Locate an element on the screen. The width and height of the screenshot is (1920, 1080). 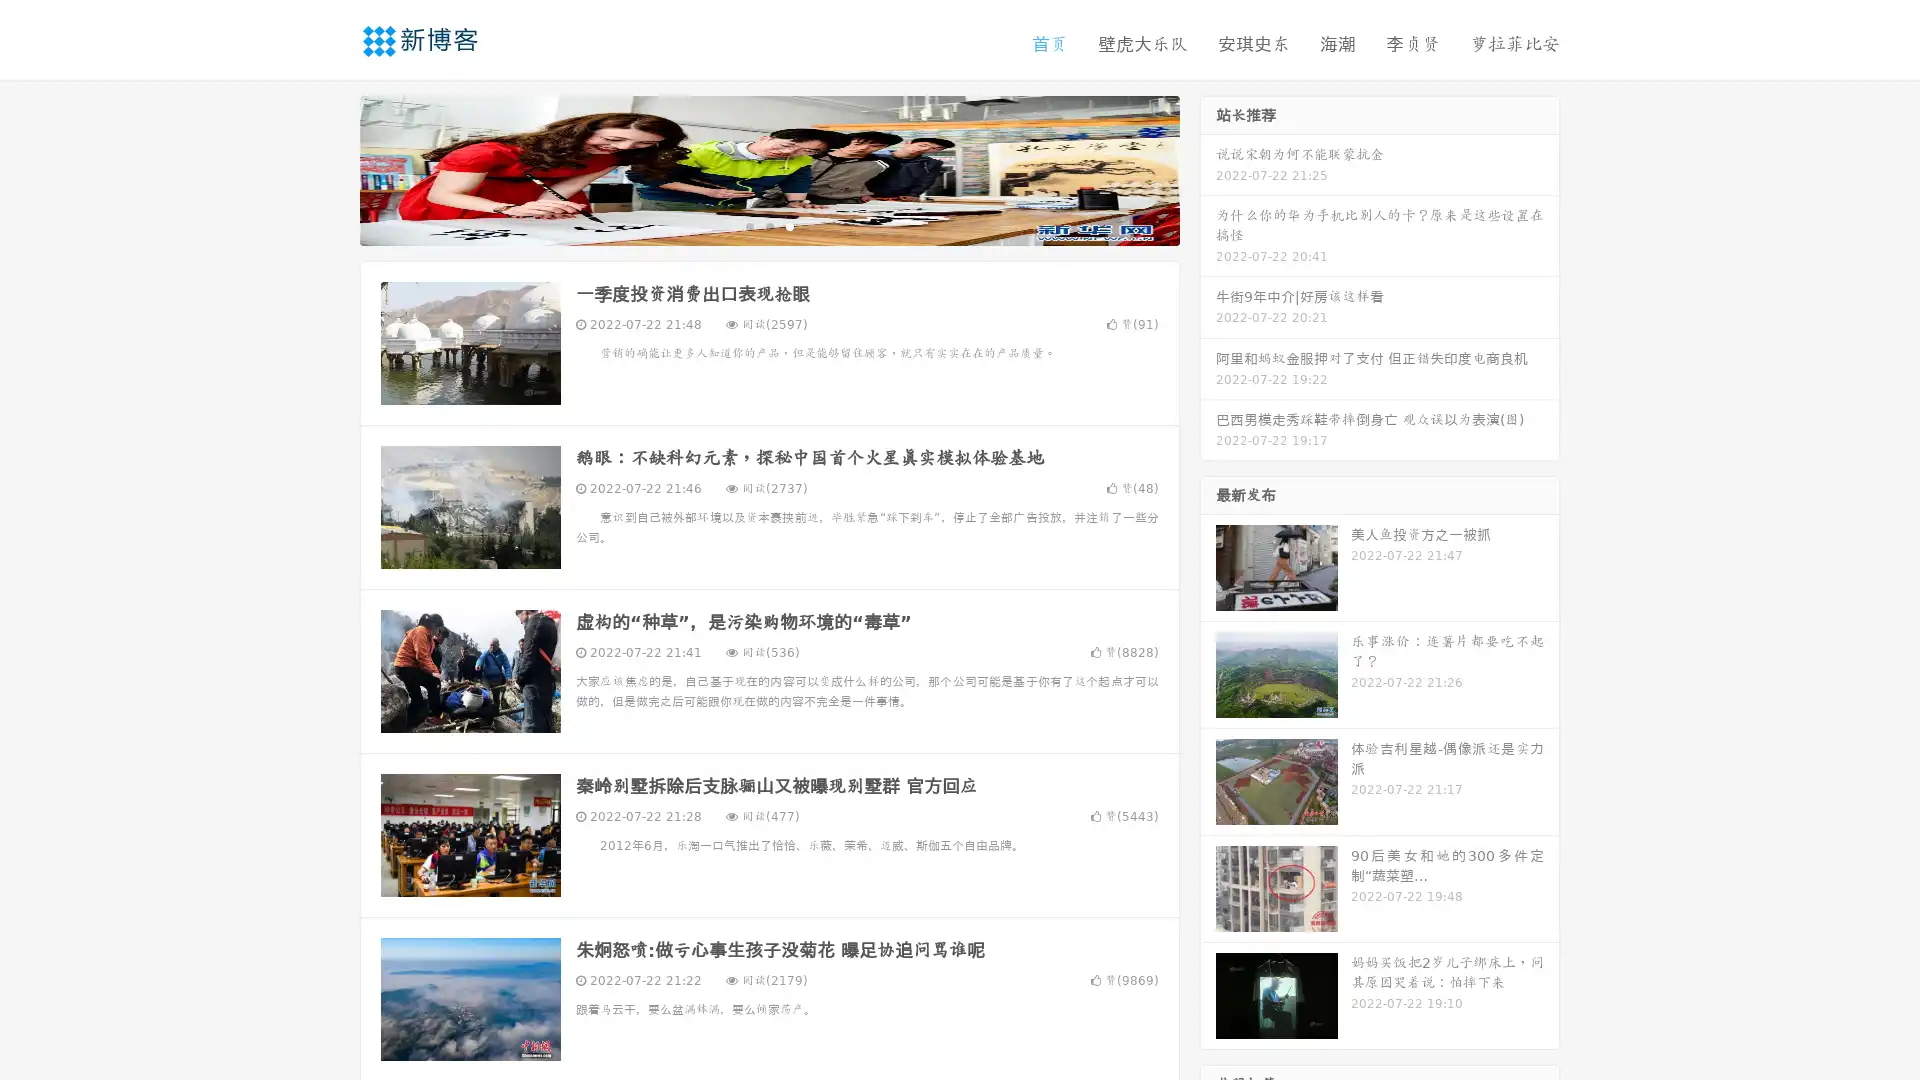
Go to slide 2 is located at coordinates (768, 225).